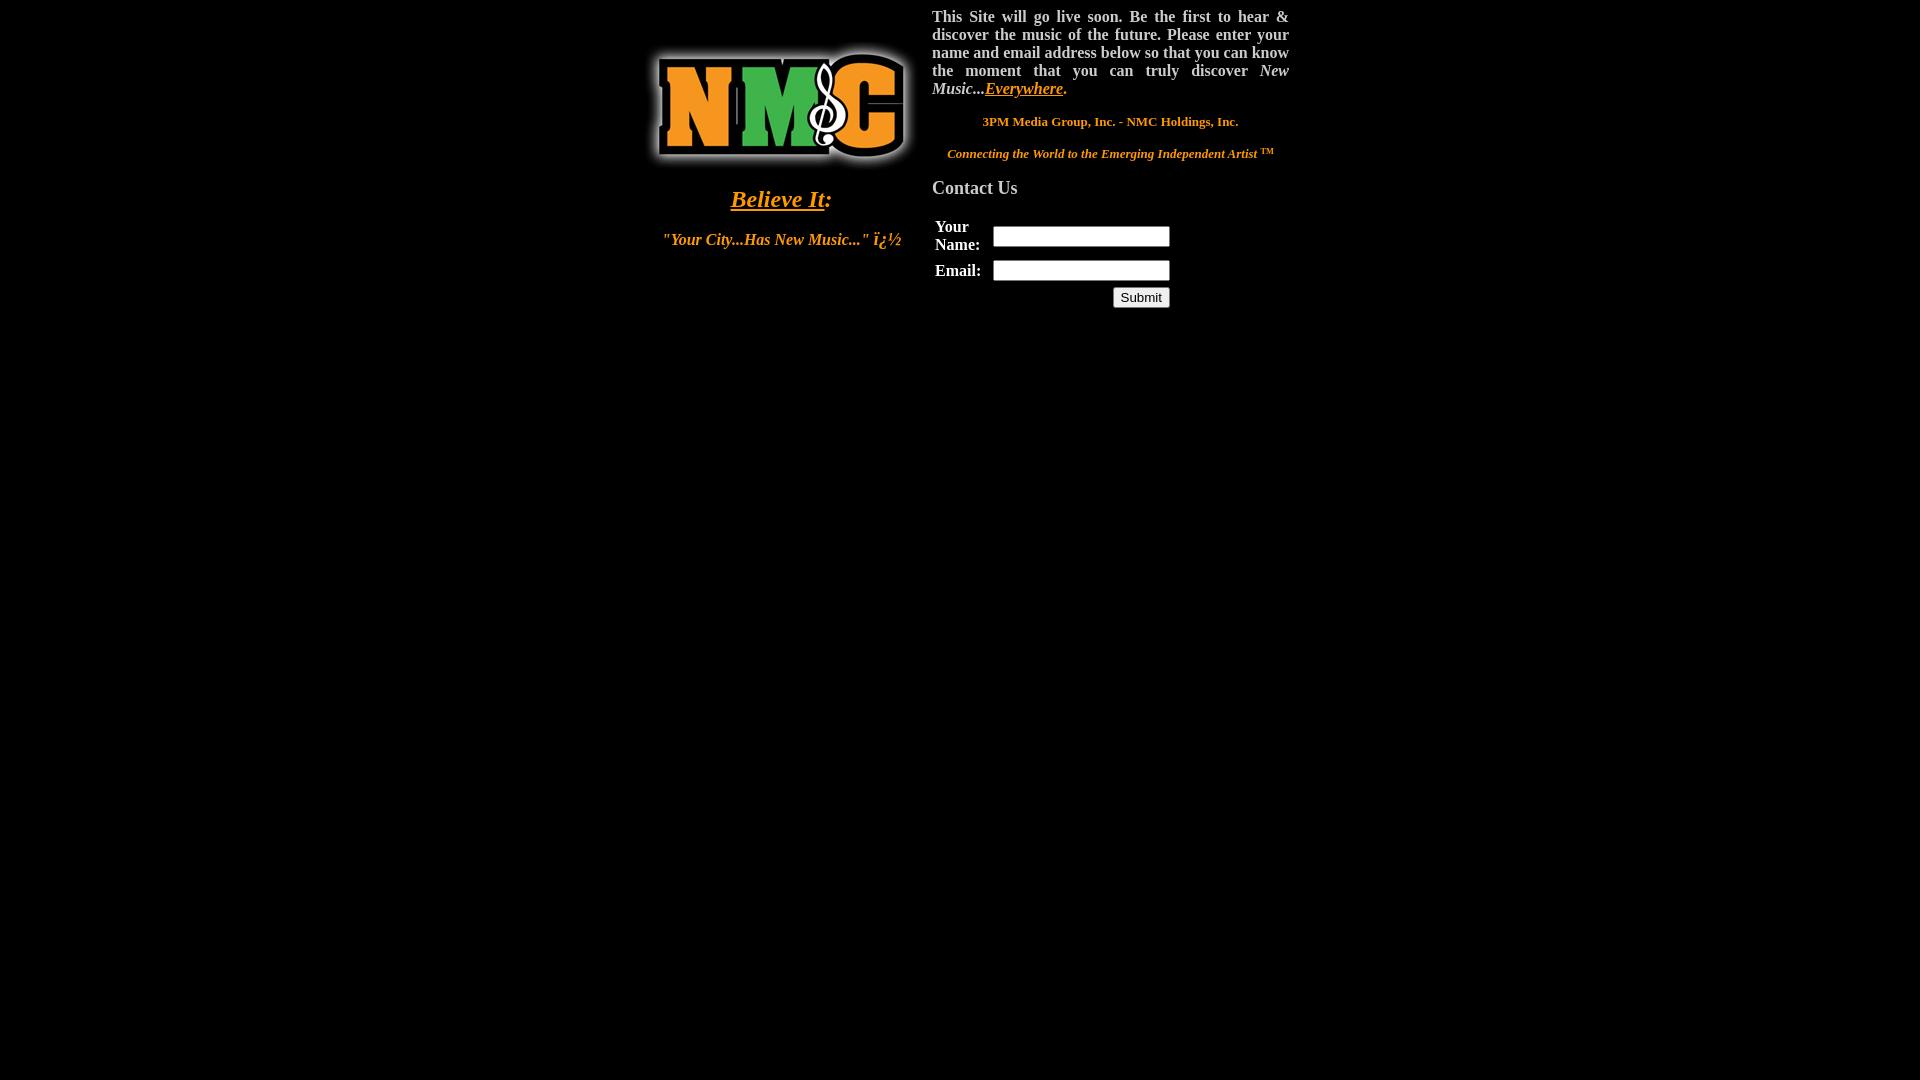 The width and height of the screenshot is (1920, 1080). Describe the element at coordinates (1112, 297) in the screenshot. I see `'Submit'` at that location.